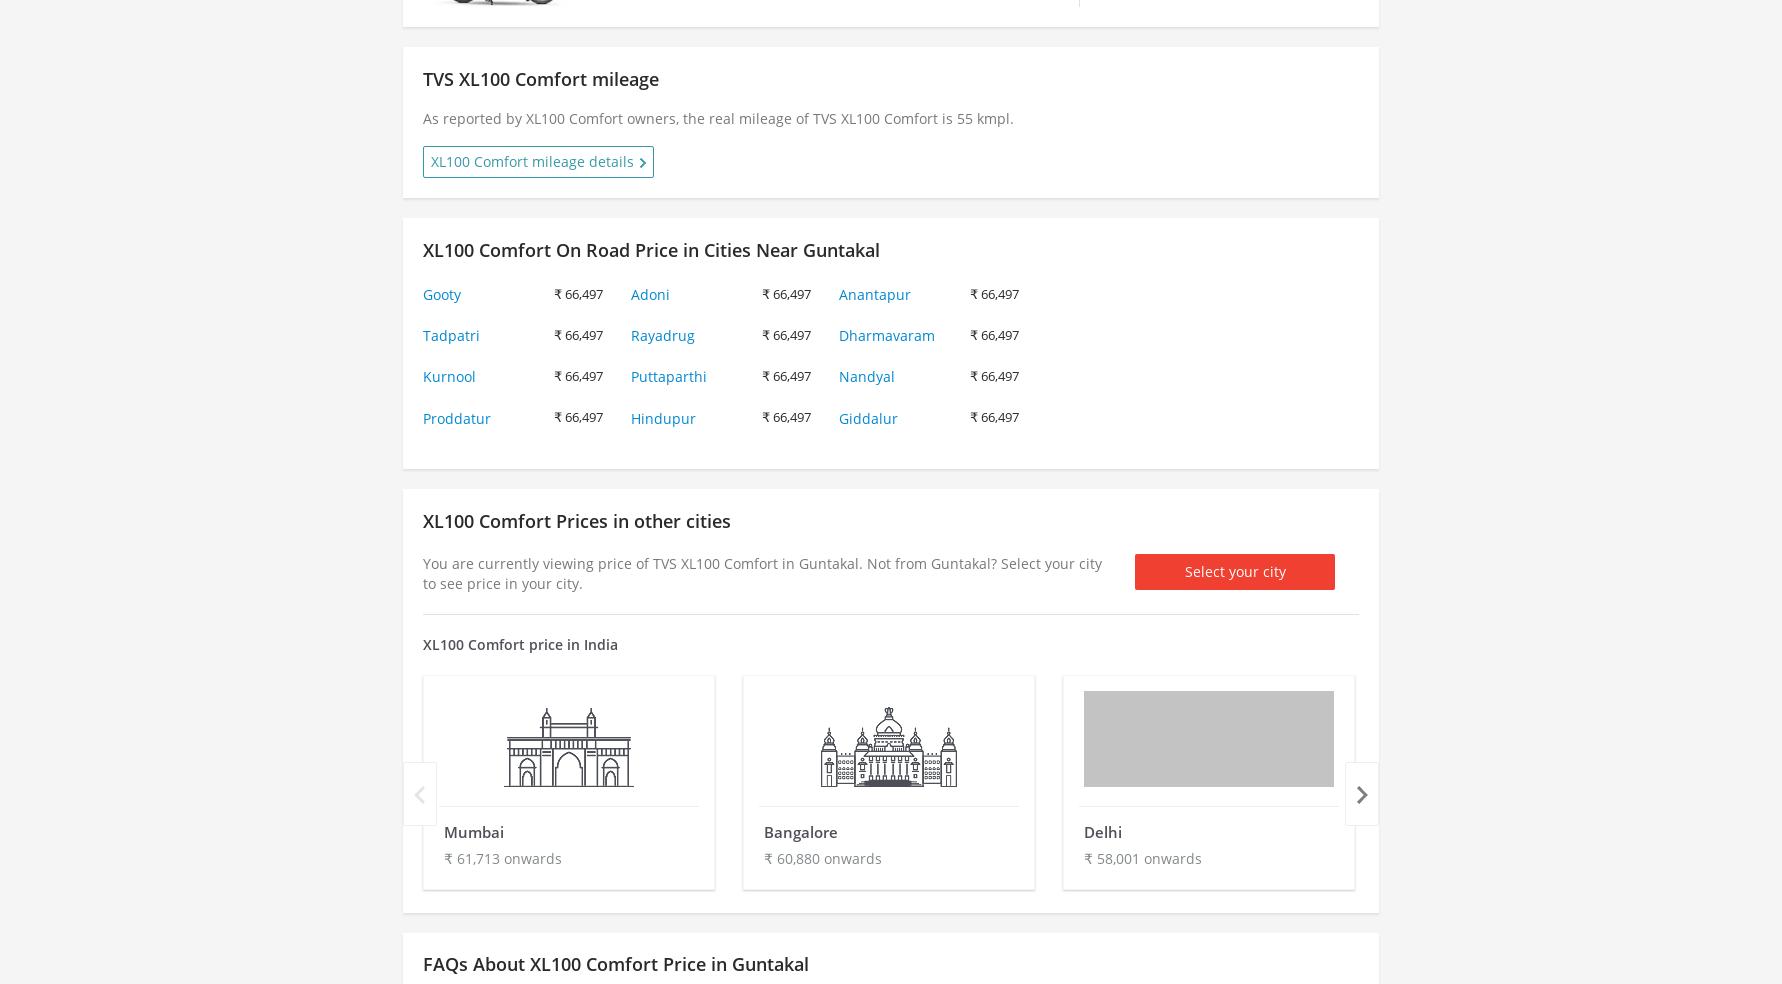 The height and width of the screenshot is (984, 1782). What do you see at coordinates (667, 376) in the screenshot?
I see `'Puttaparthi'` at bounding box center [667, 376].